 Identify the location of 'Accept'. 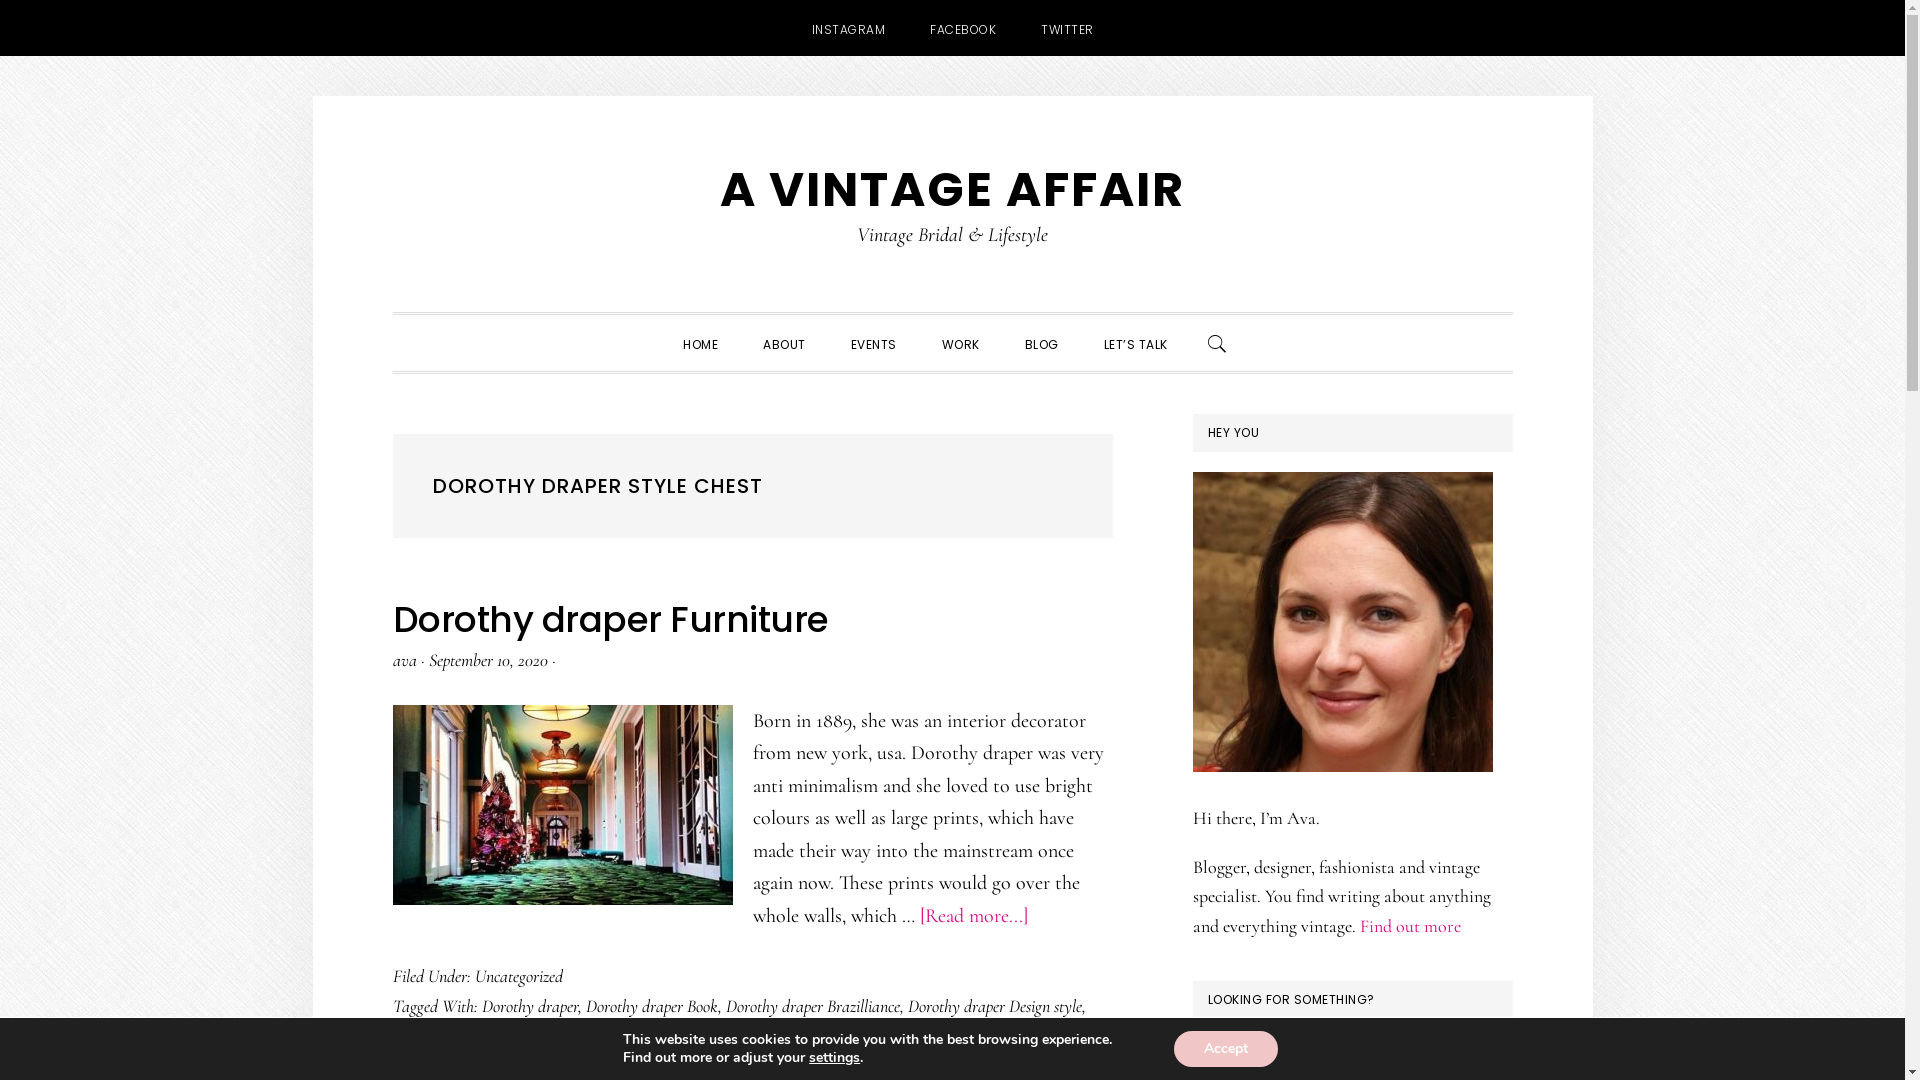
(1224, 1048).